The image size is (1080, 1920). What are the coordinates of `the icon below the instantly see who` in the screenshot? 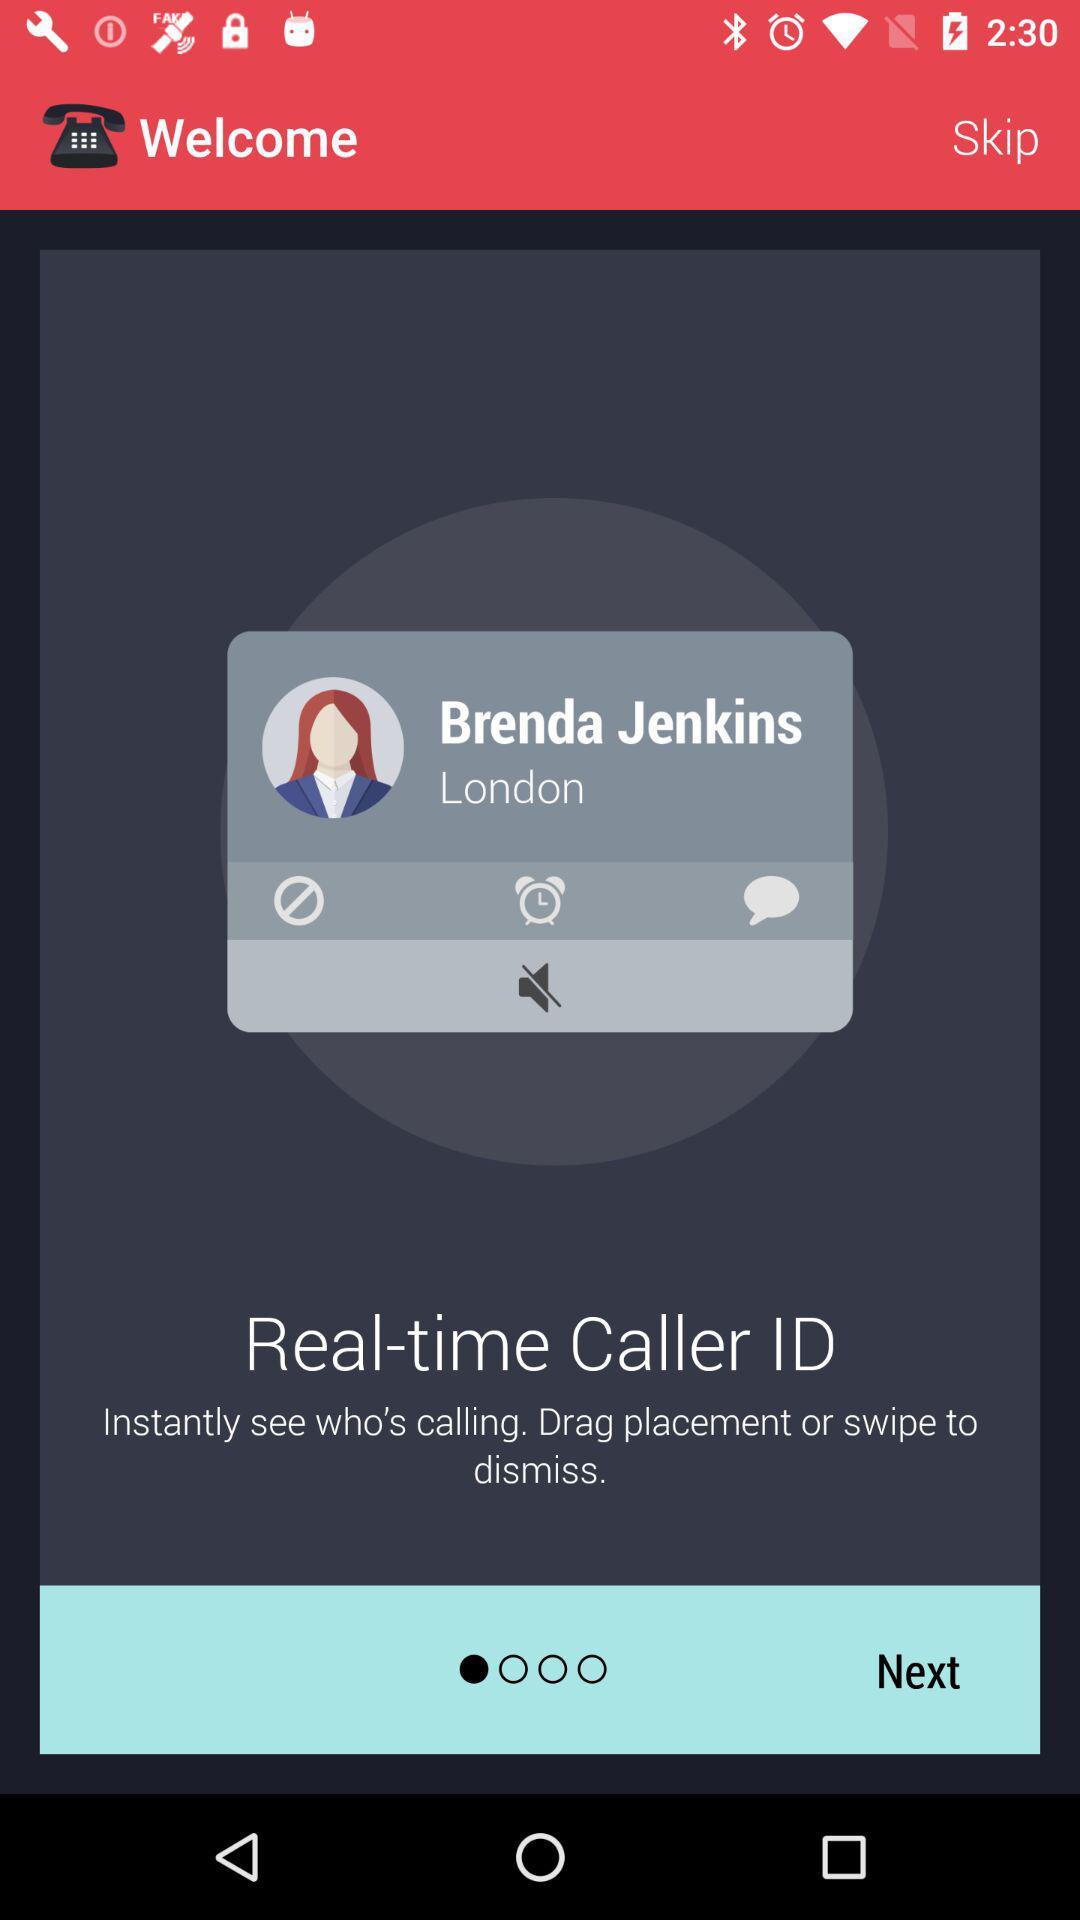 It's located at (918, 1669).